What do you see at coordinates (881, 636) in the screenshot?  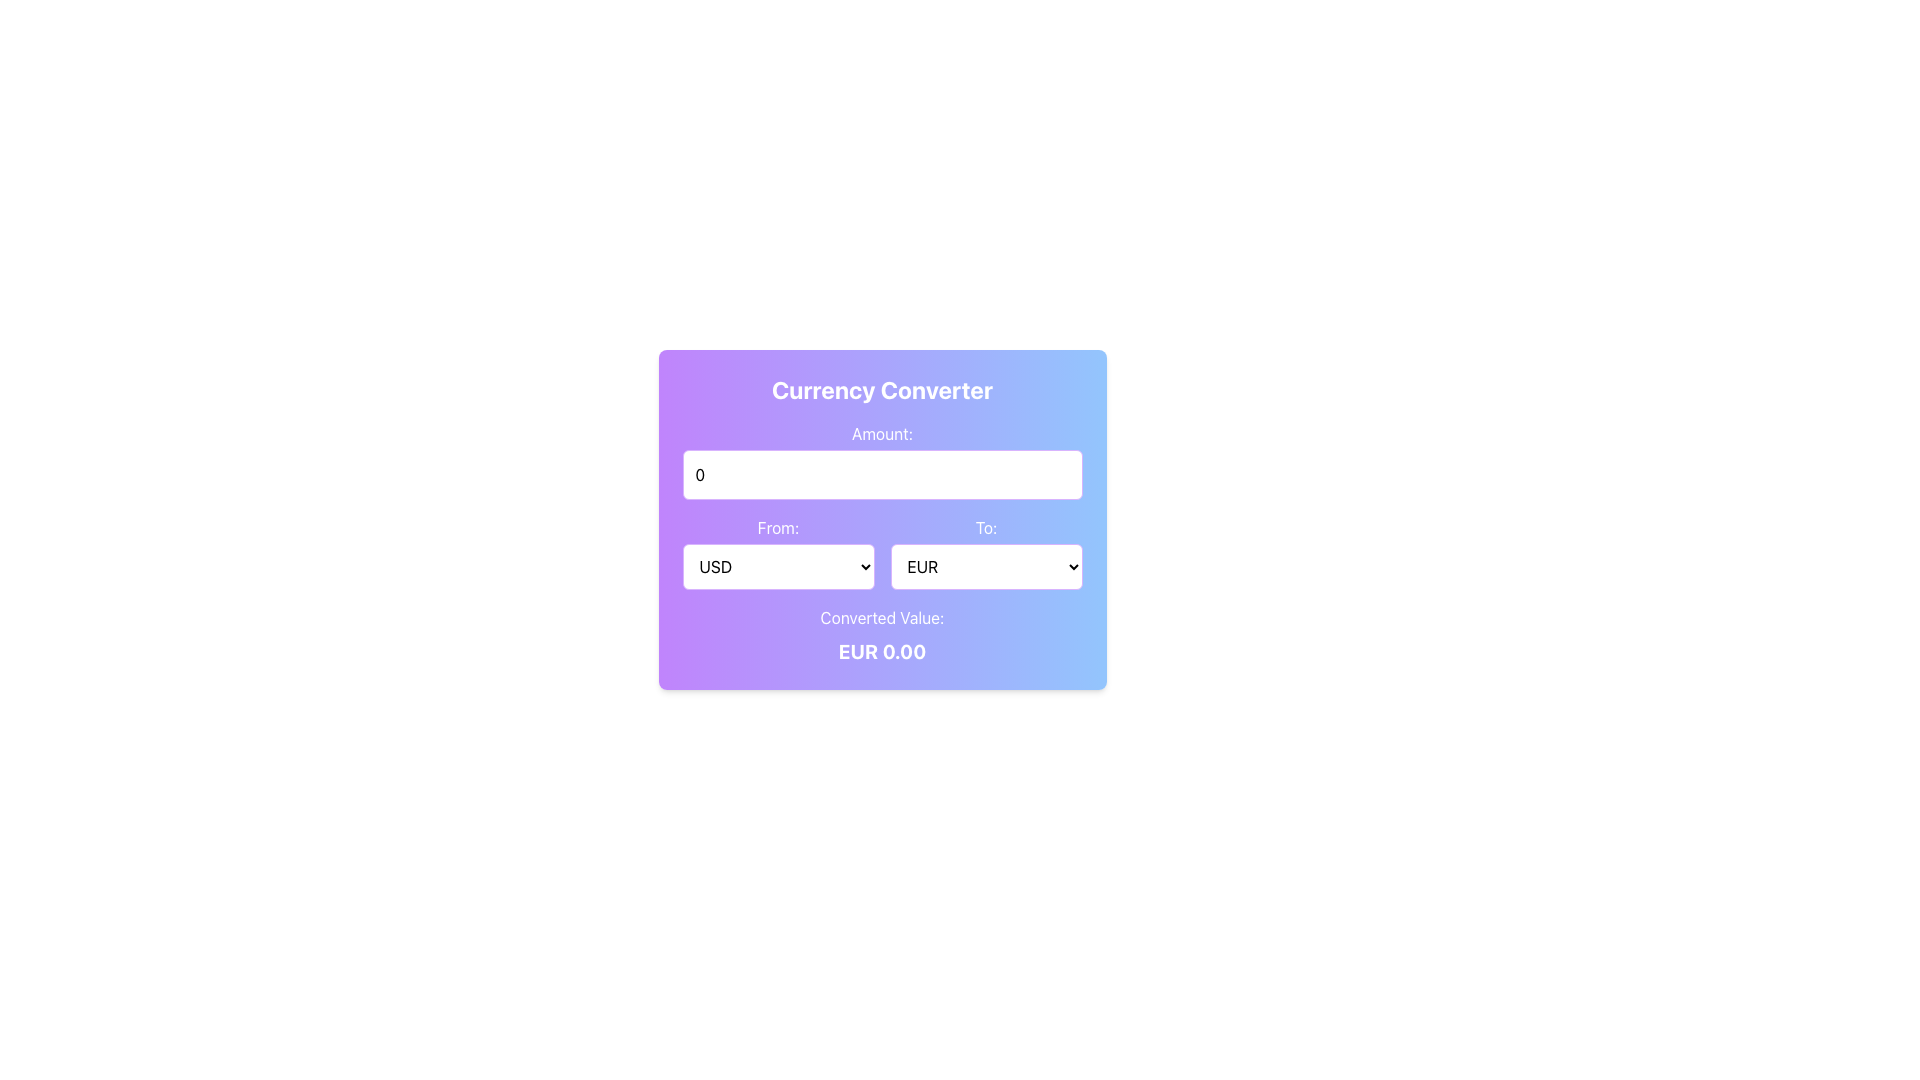 I see `the label displaying the converted currency value at the bottom of the 'Currency Converter' card` at bounding box center [881, 636].